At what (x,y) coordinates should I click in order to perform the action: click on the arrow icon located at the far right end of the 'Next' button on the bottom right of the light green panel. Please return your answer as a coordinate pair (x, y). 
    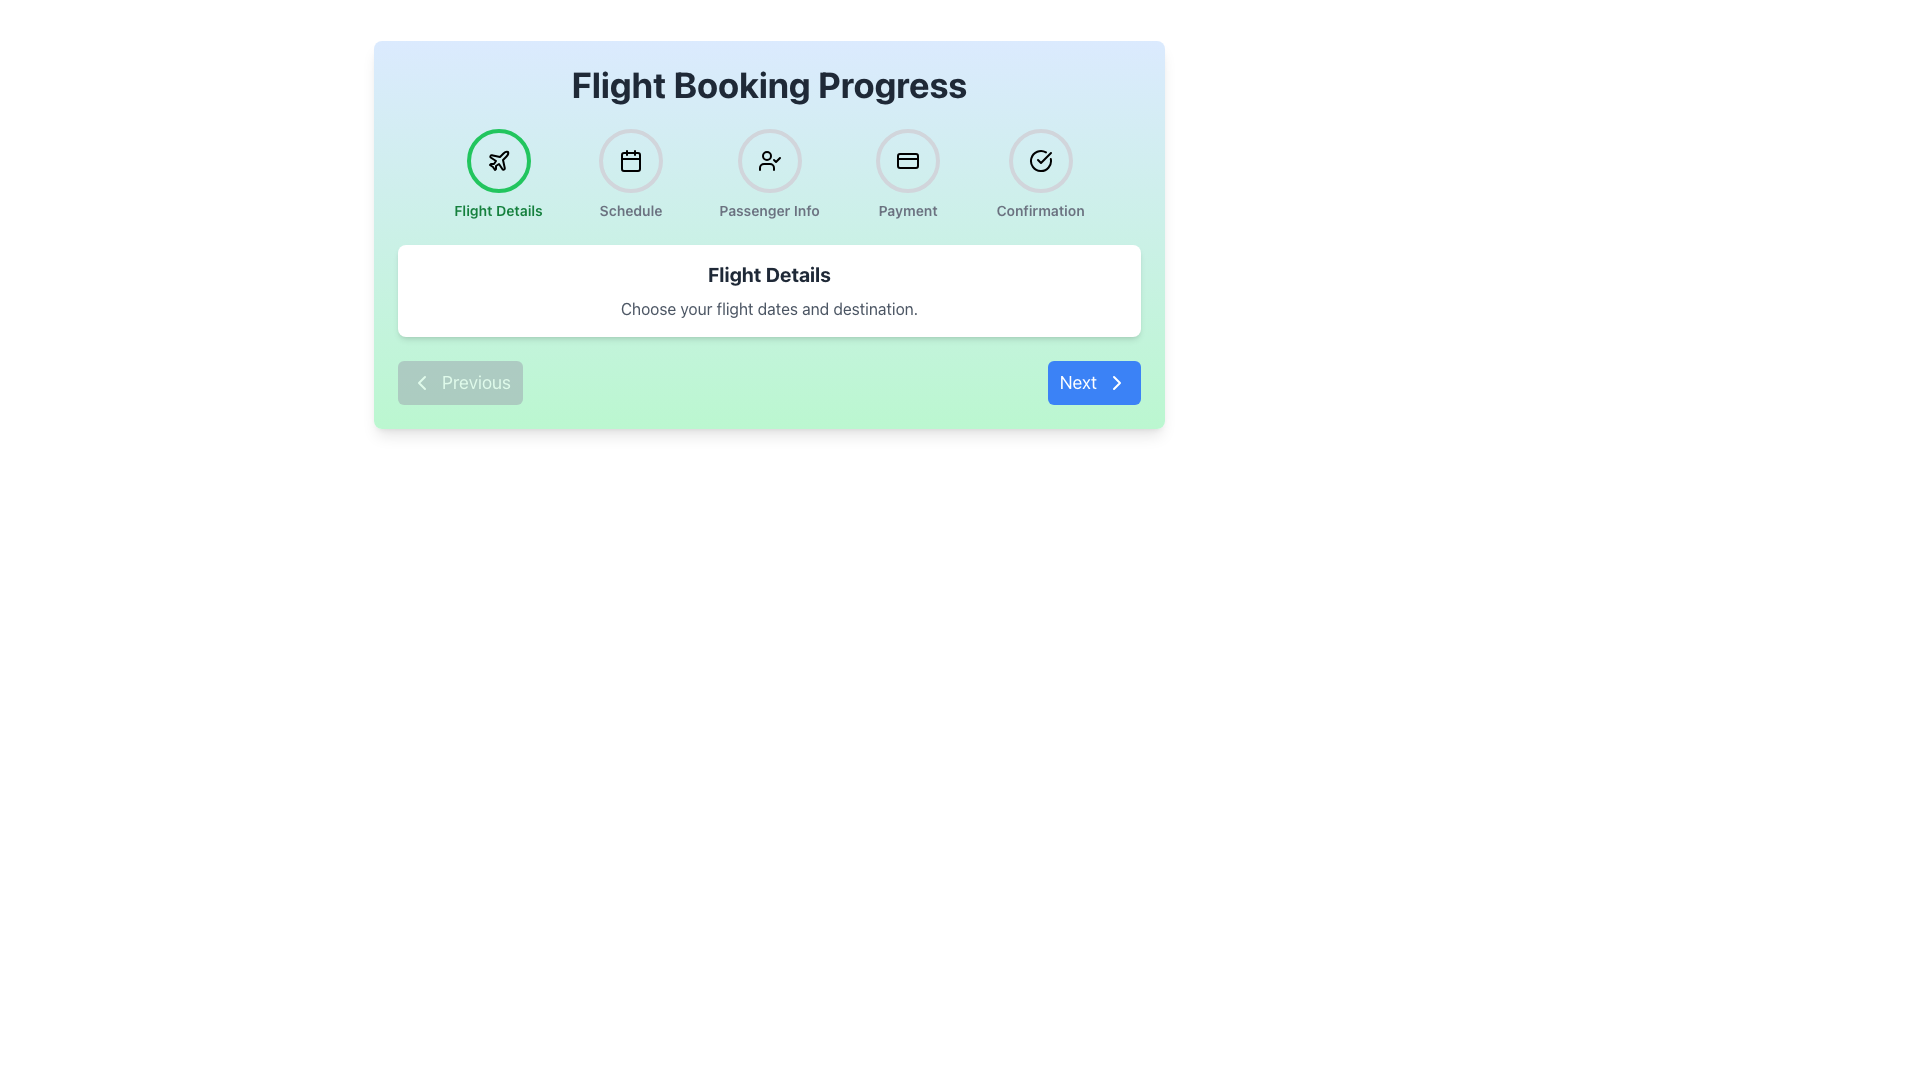
    Looking at the image, I should click on (1116, 382).